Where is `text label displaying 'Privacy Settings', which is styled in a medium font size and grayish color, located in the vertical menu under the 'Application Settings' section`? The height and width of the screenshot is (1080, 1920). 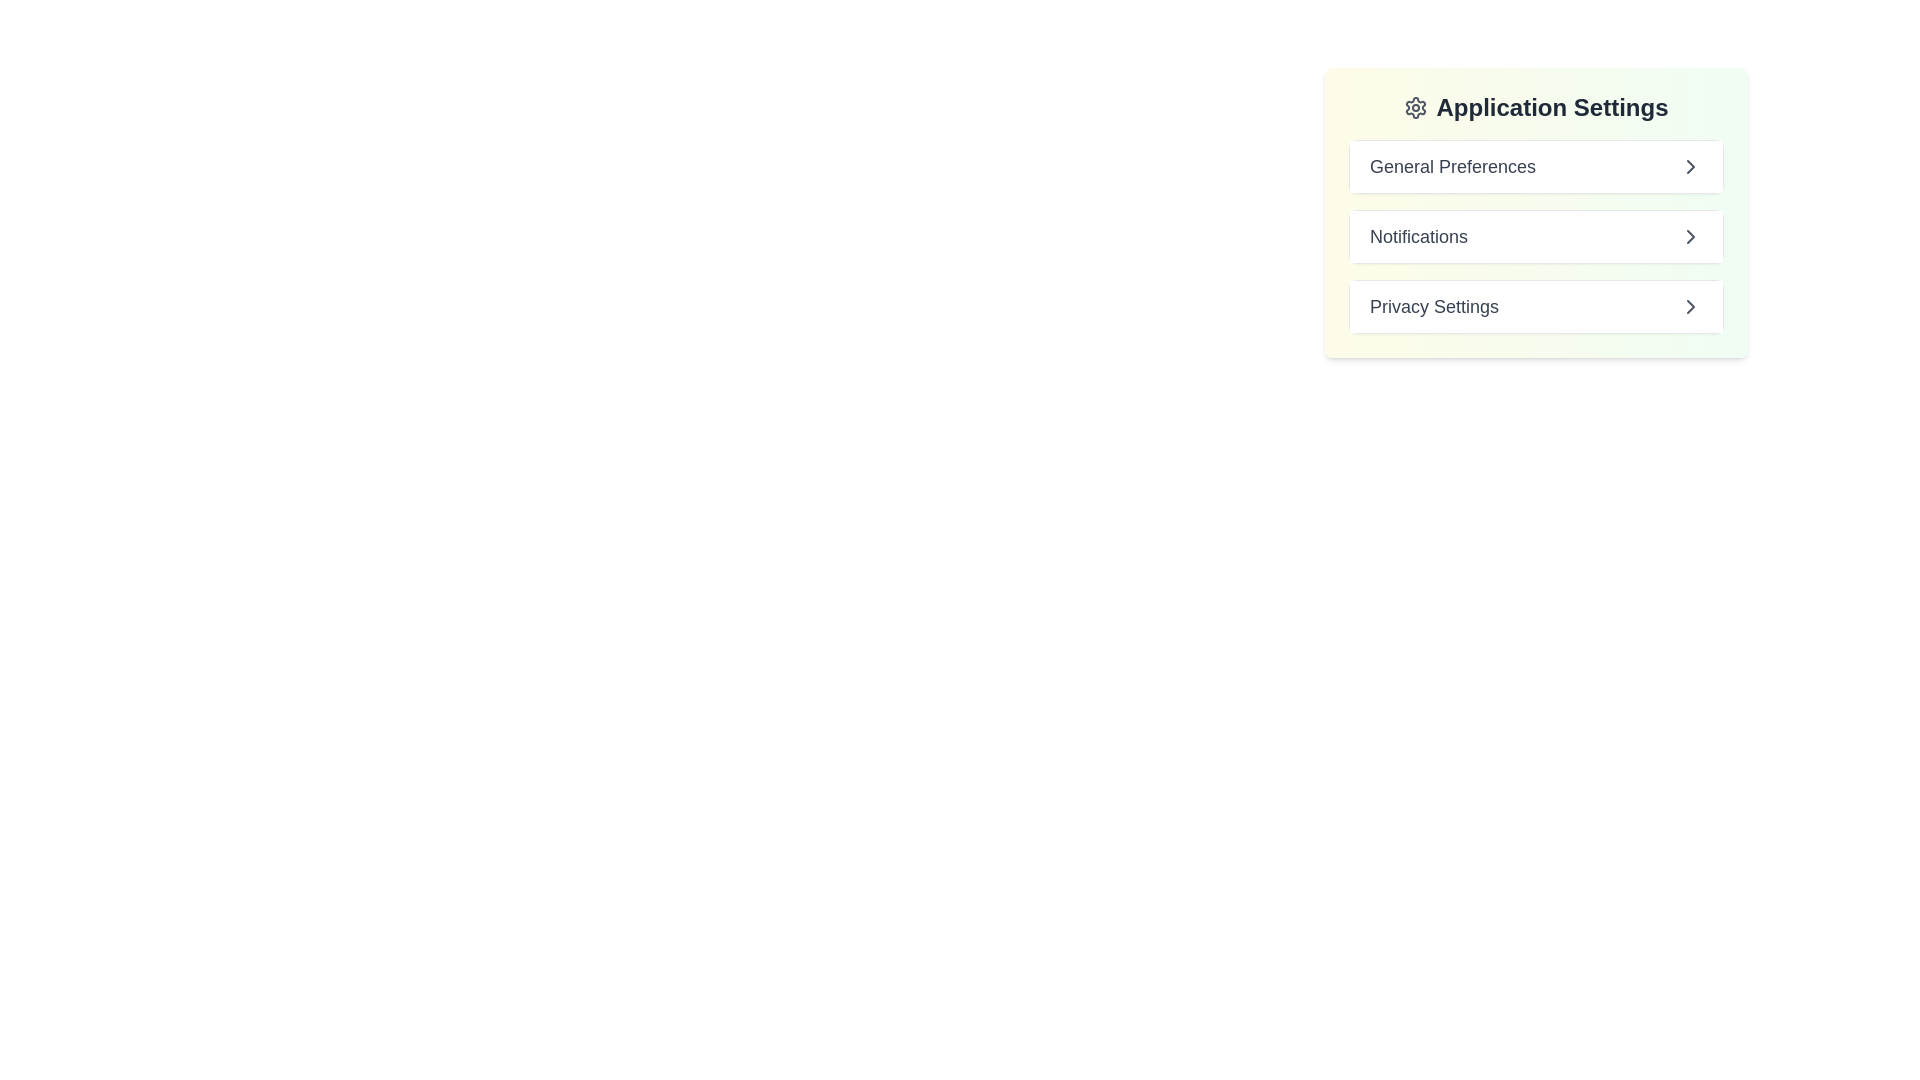
text label displaying 'Privacy Settings', which is styled in a medium font size and grayish color, located in the vertical menu under the 'Application Settings' section is located at coordinates (1433, 307).